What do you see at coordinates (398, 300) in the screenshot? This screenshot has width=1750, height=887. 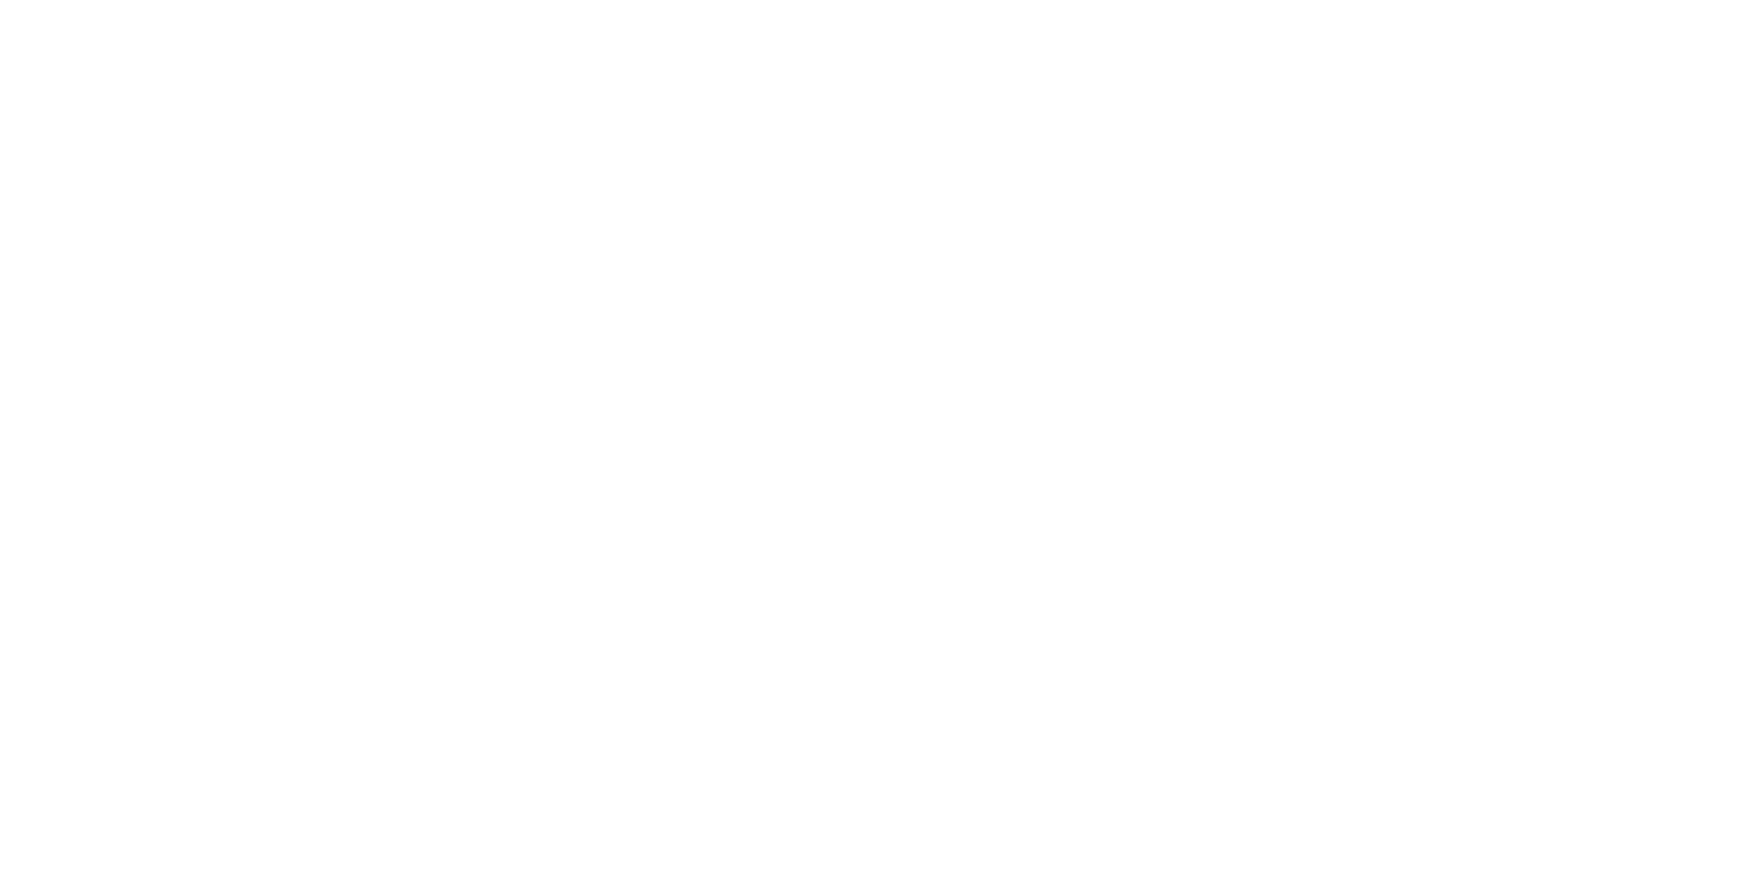 I see `'Featured'` at bounding box center [398, 300].